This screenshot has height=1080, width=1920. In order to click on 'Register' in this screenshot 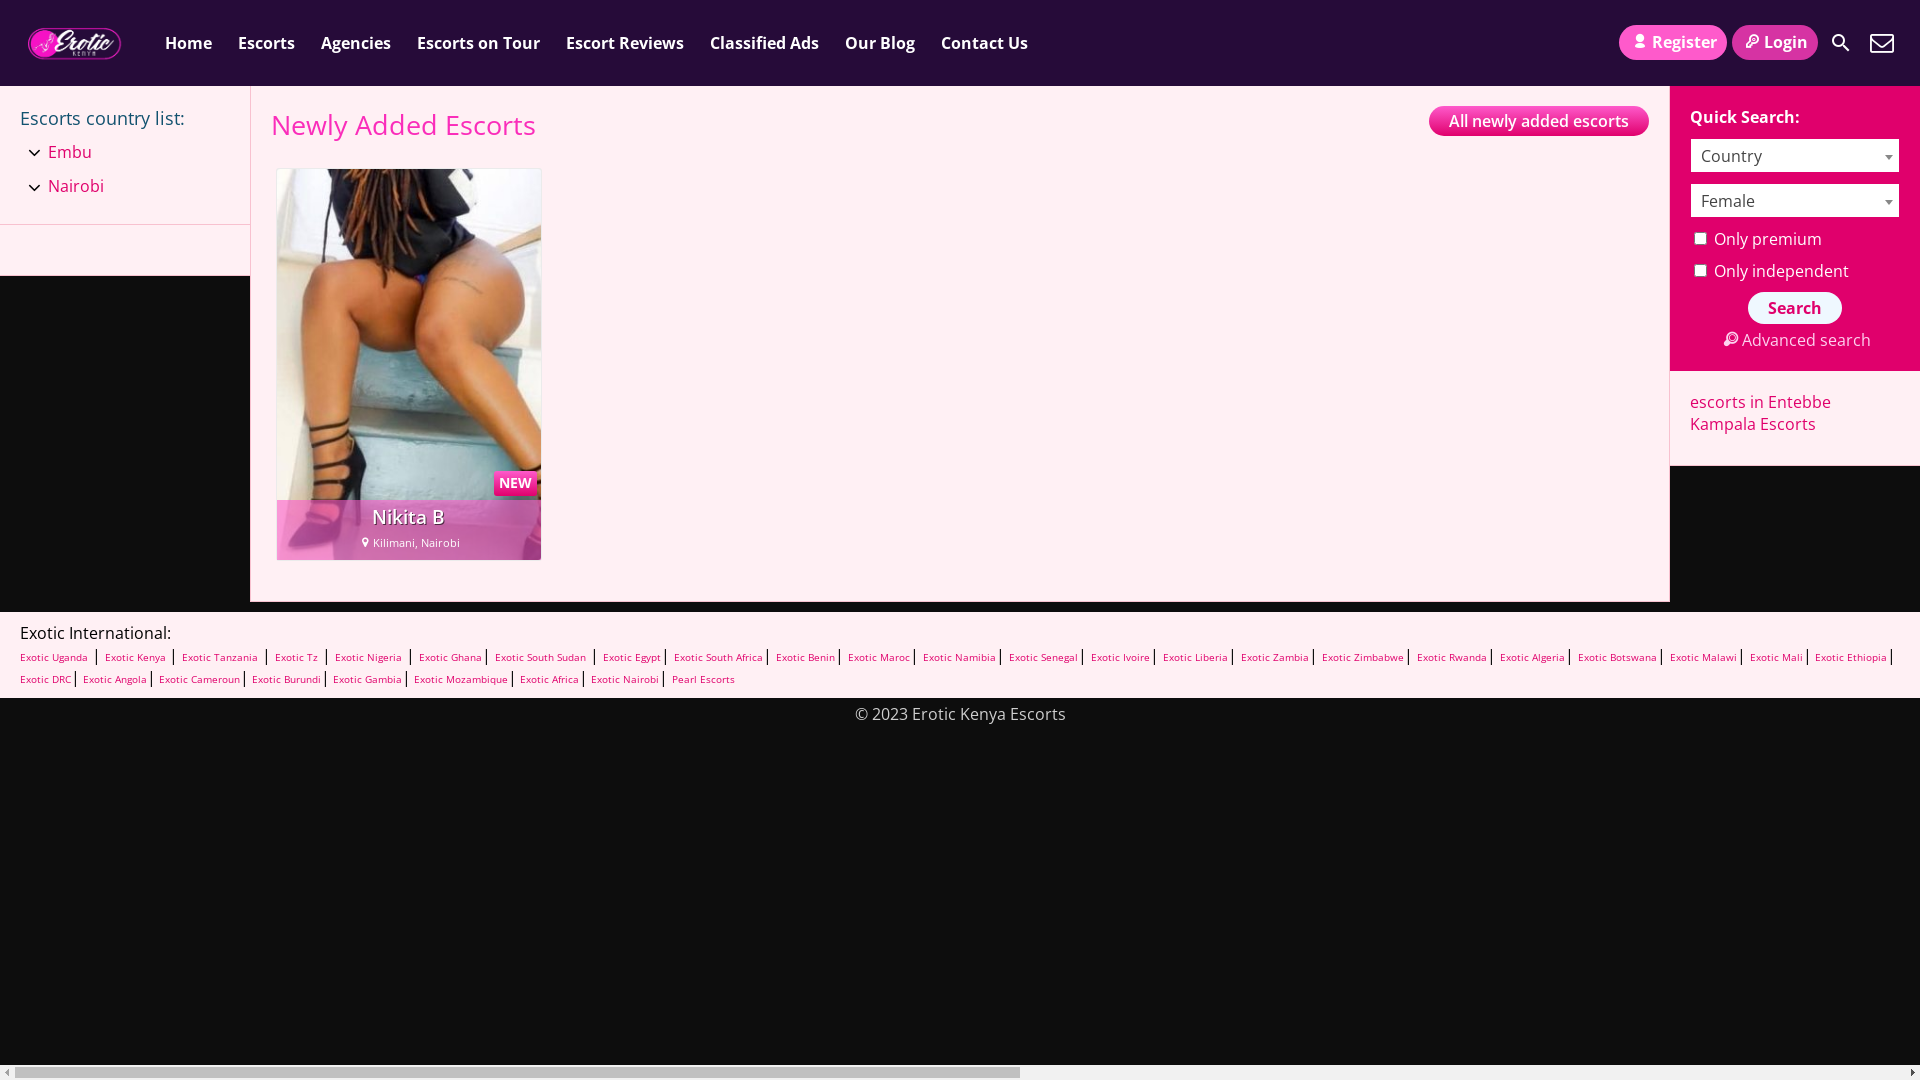, I will do `click(1672, 42)`.